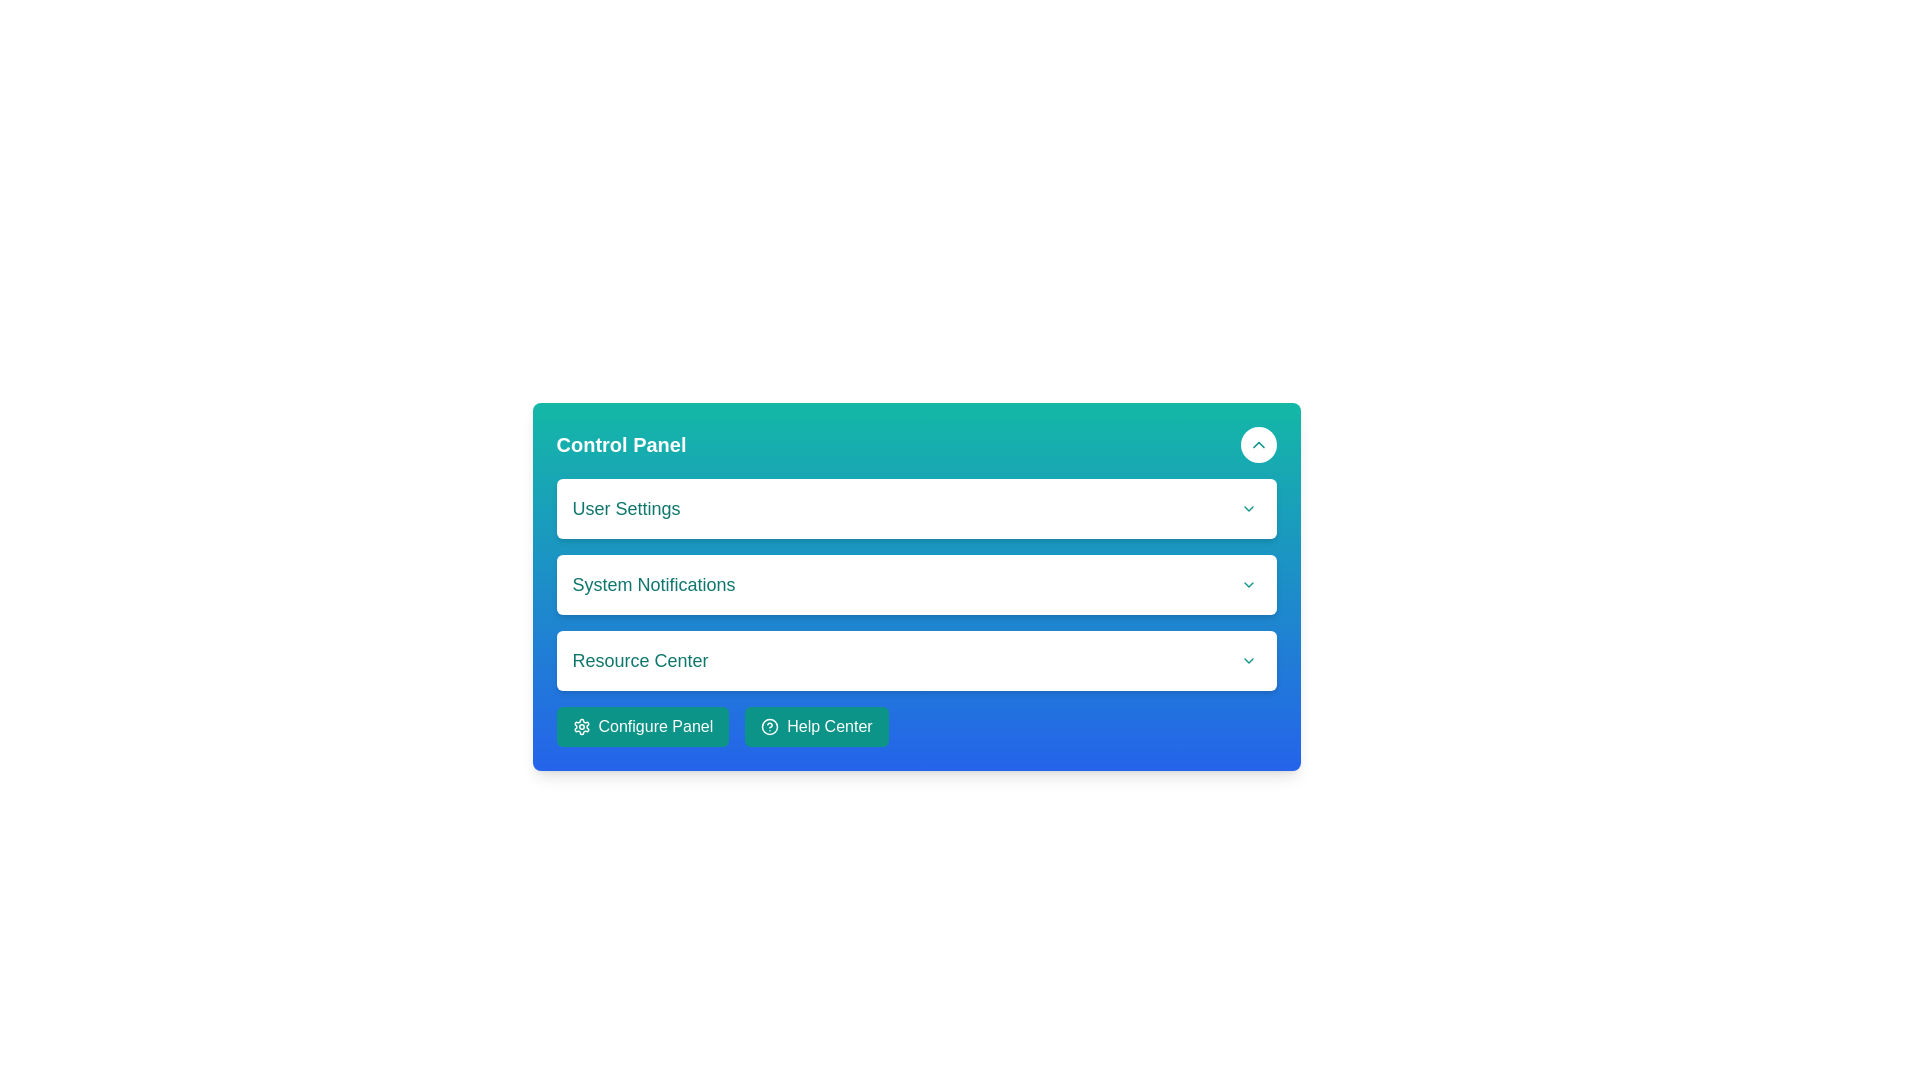 Image resolution: width=1920 pixels, height=1080 pixels. What do you see at coordinates (769, 726) in the screenshot?
I see `the small circular help icon located to the right of the 'Help Center' button at the bottom of the control panel interface` at bounding box center [769, 726].